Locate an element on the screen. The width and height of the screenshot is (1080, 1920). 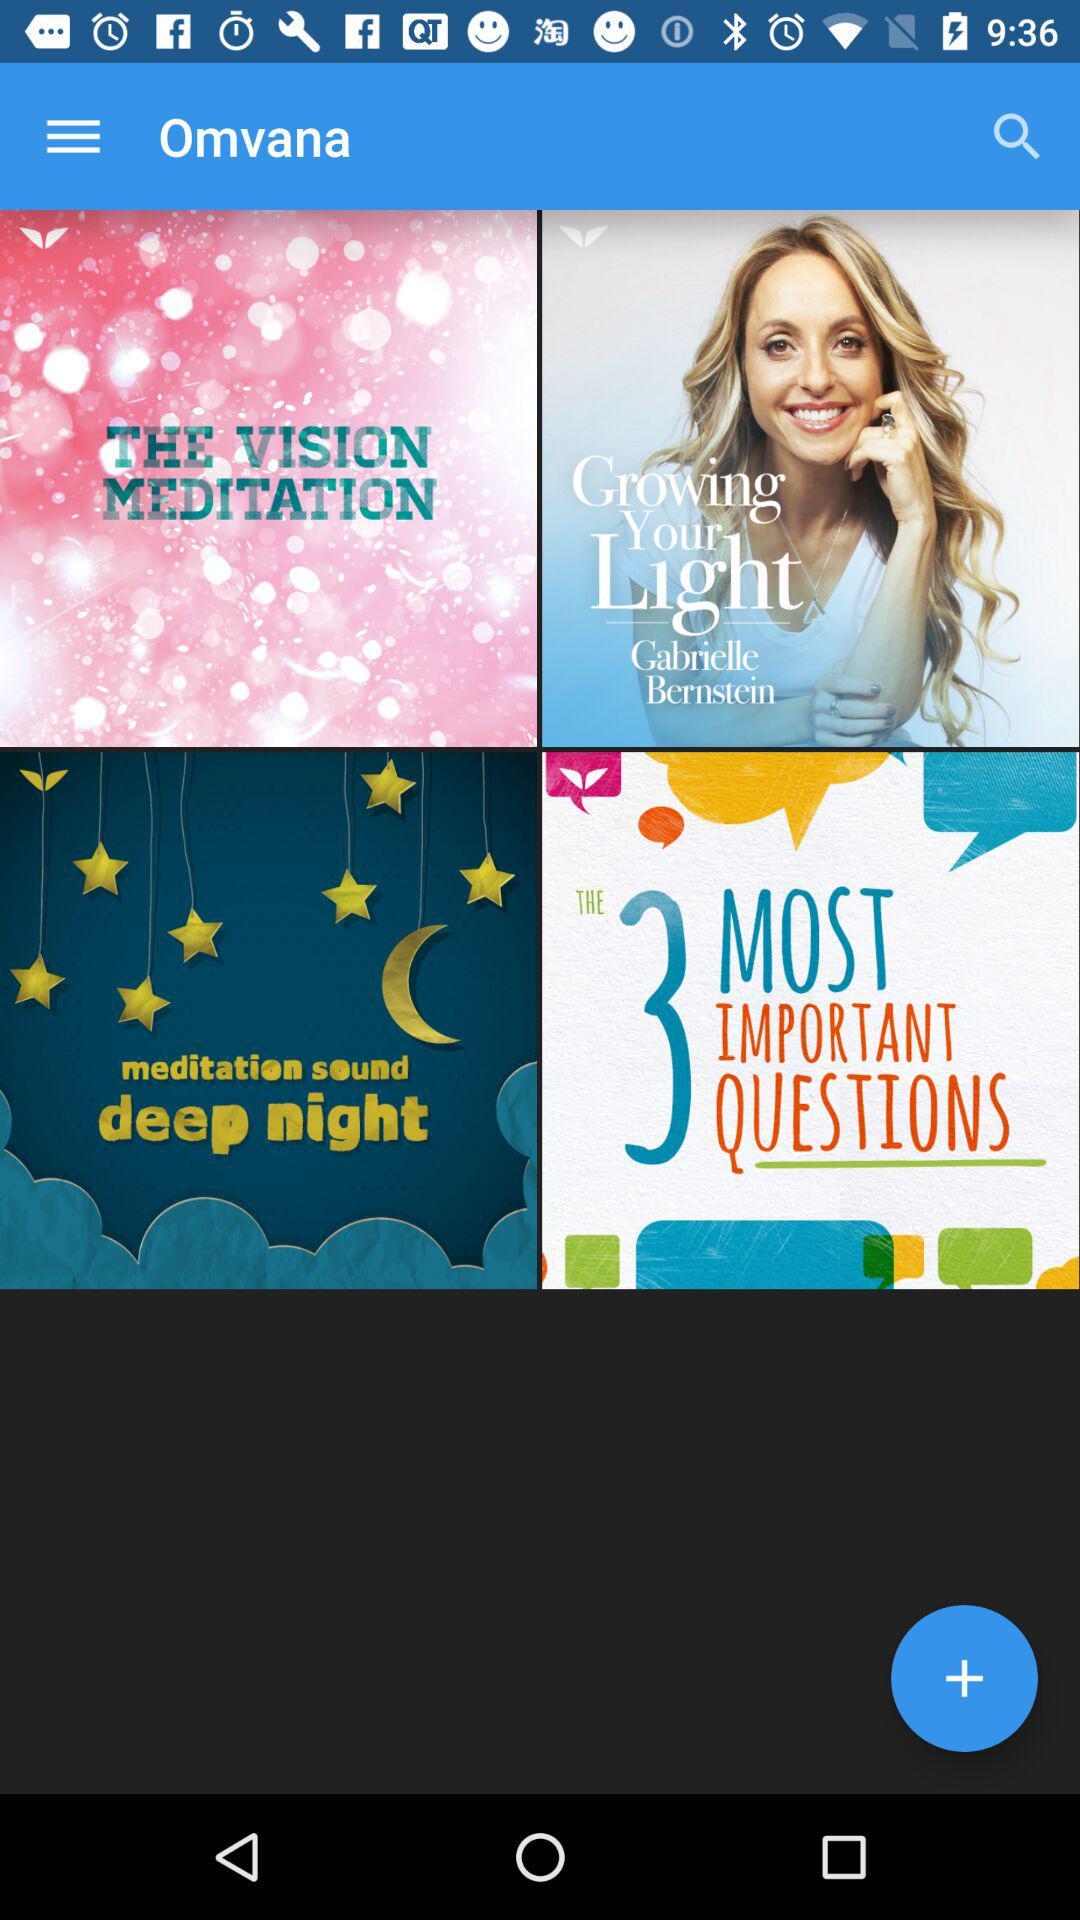
a add button which is on the bottom right corner of page is located at coordinates (963, 1678).